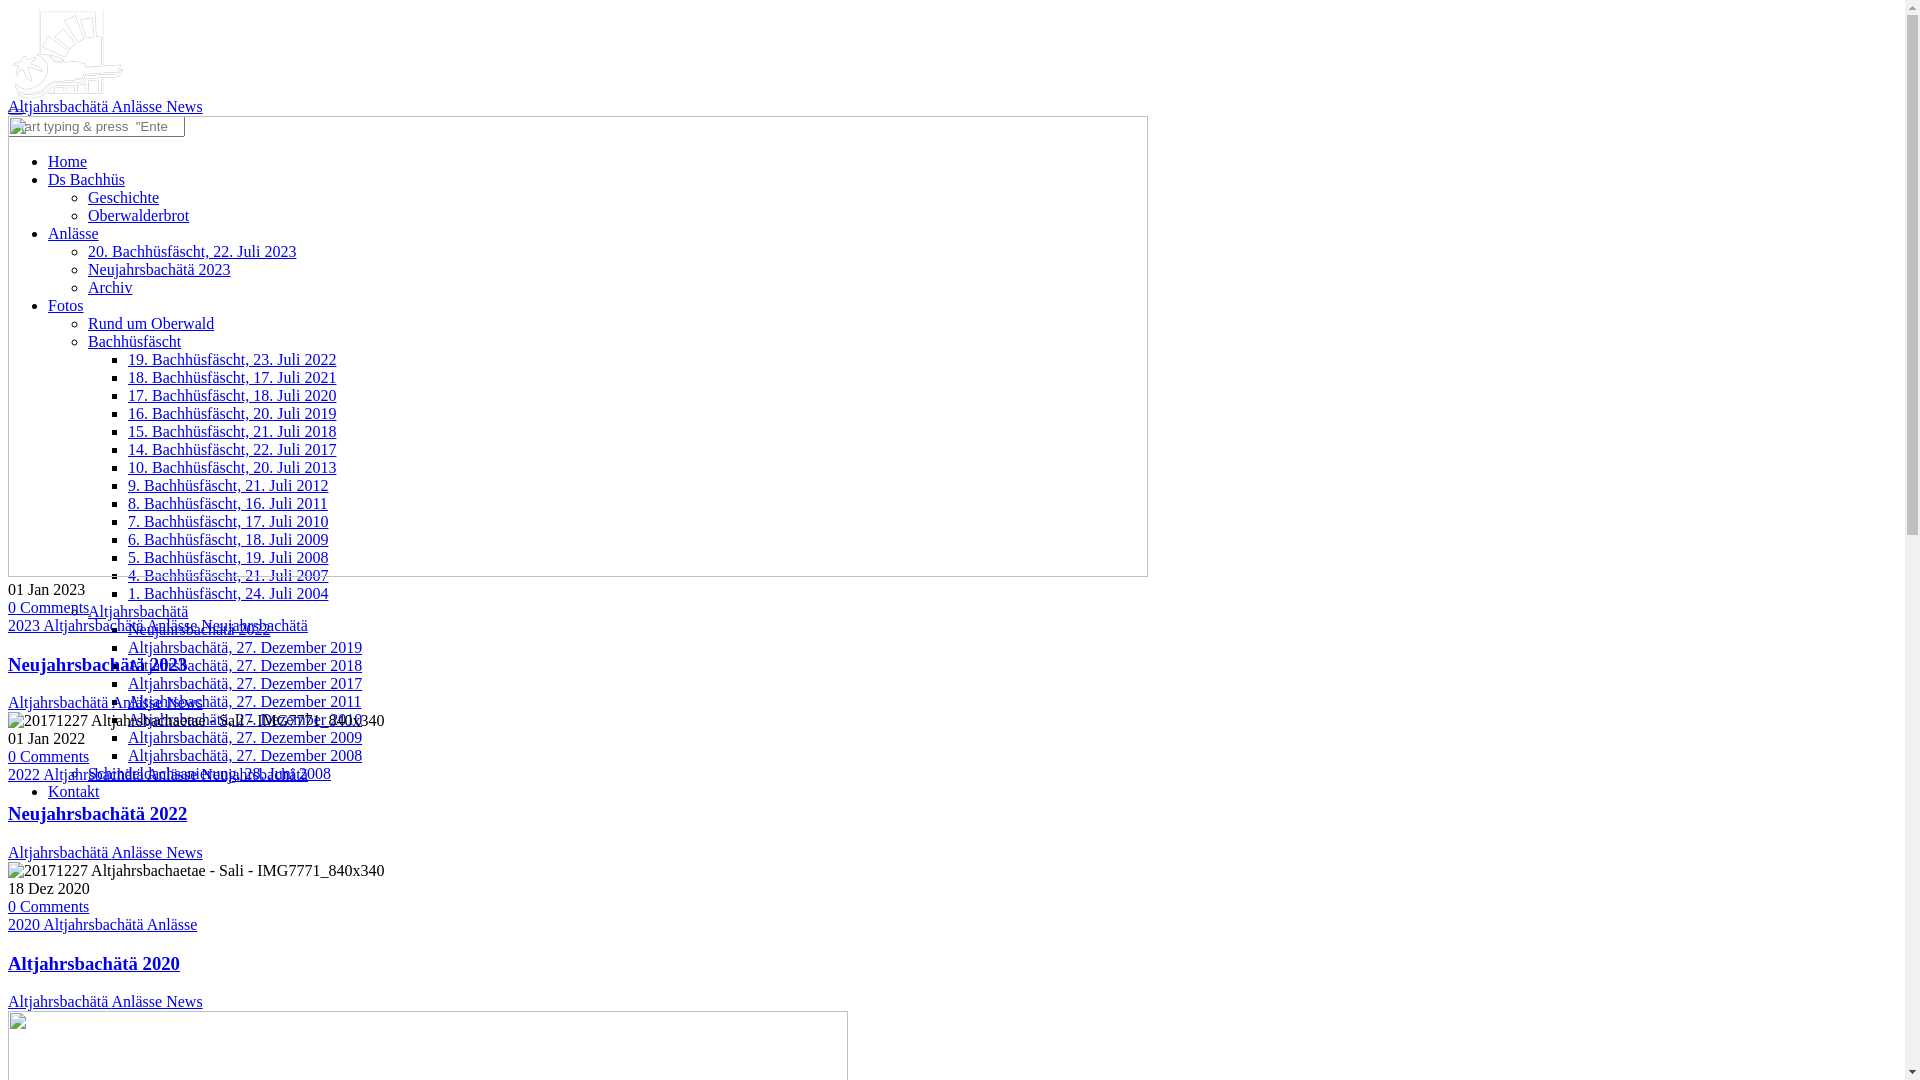 This screenshot has height=1080, width=1920. I want to click on 'Kontakt', so click(73, 790).